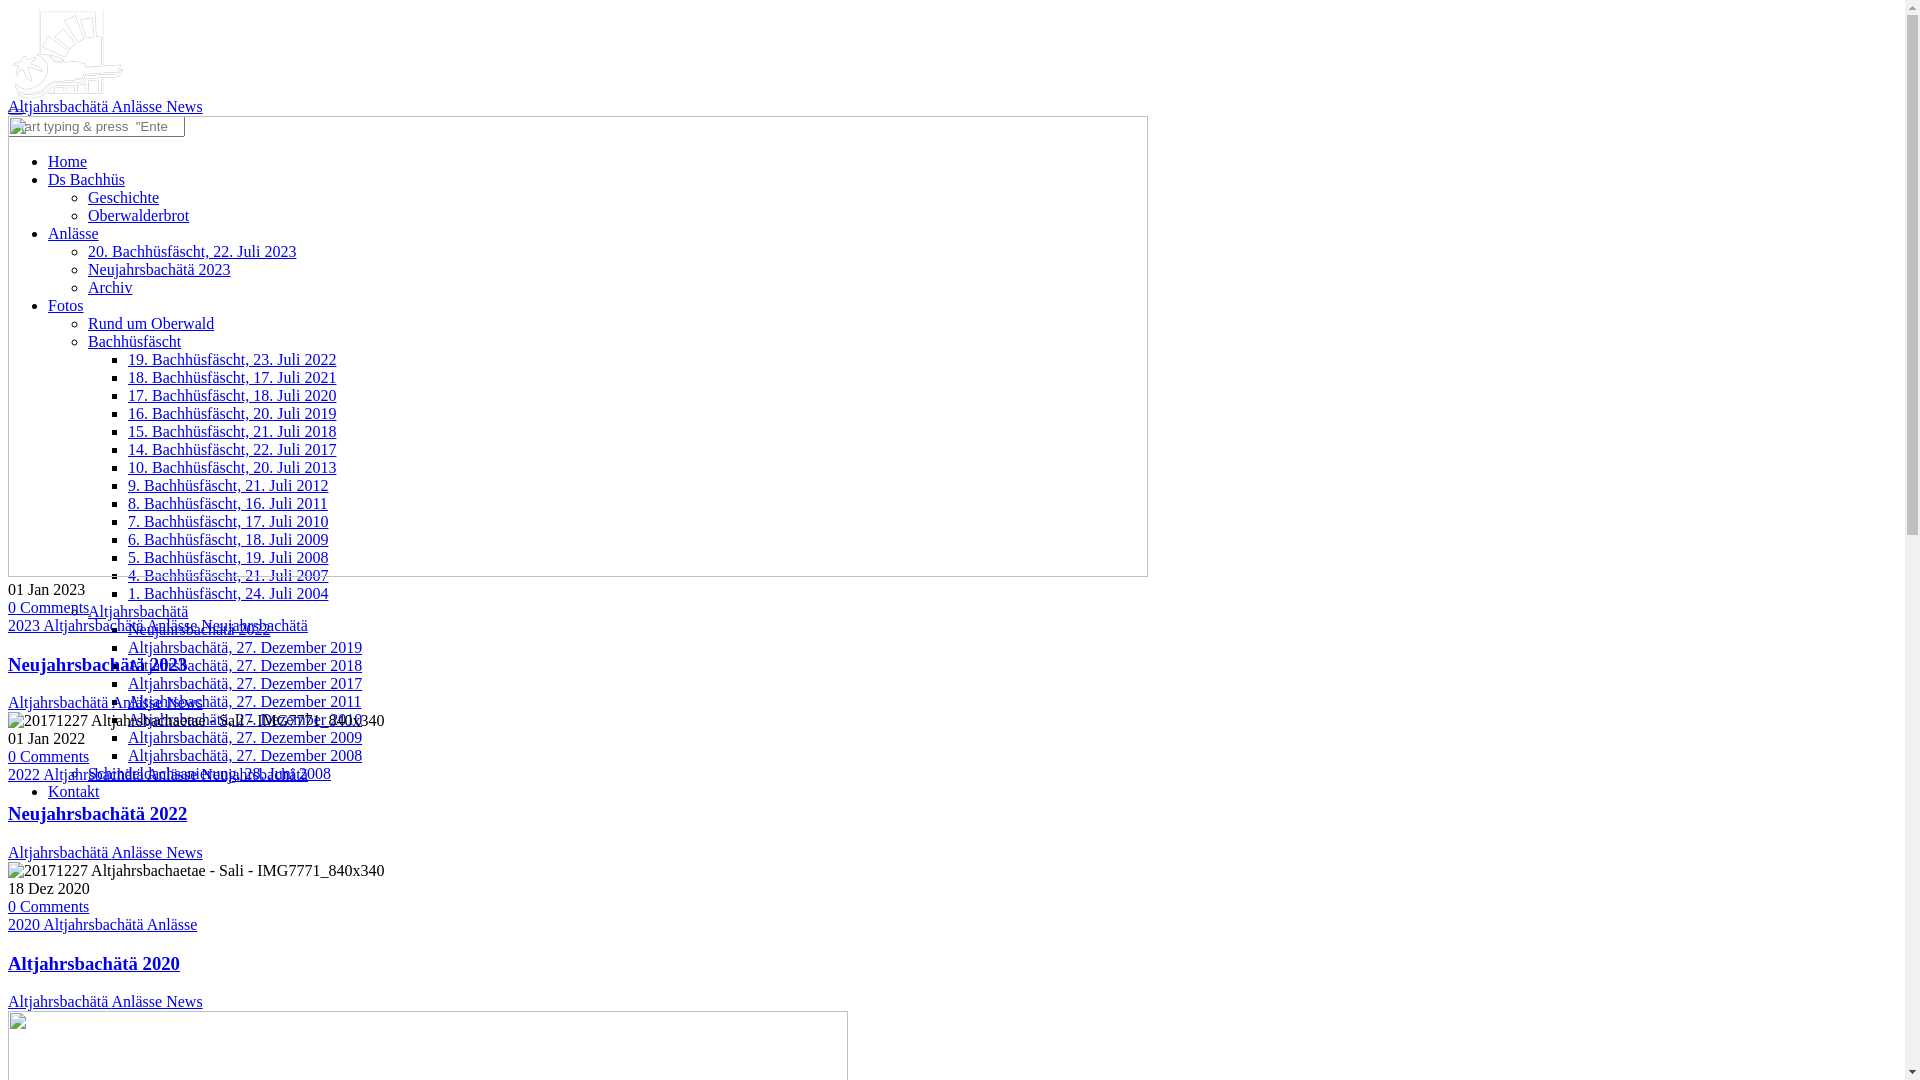 This screenshot has height=1080, width=1920. I want to click on 'Kontakt', so click(73, 790).